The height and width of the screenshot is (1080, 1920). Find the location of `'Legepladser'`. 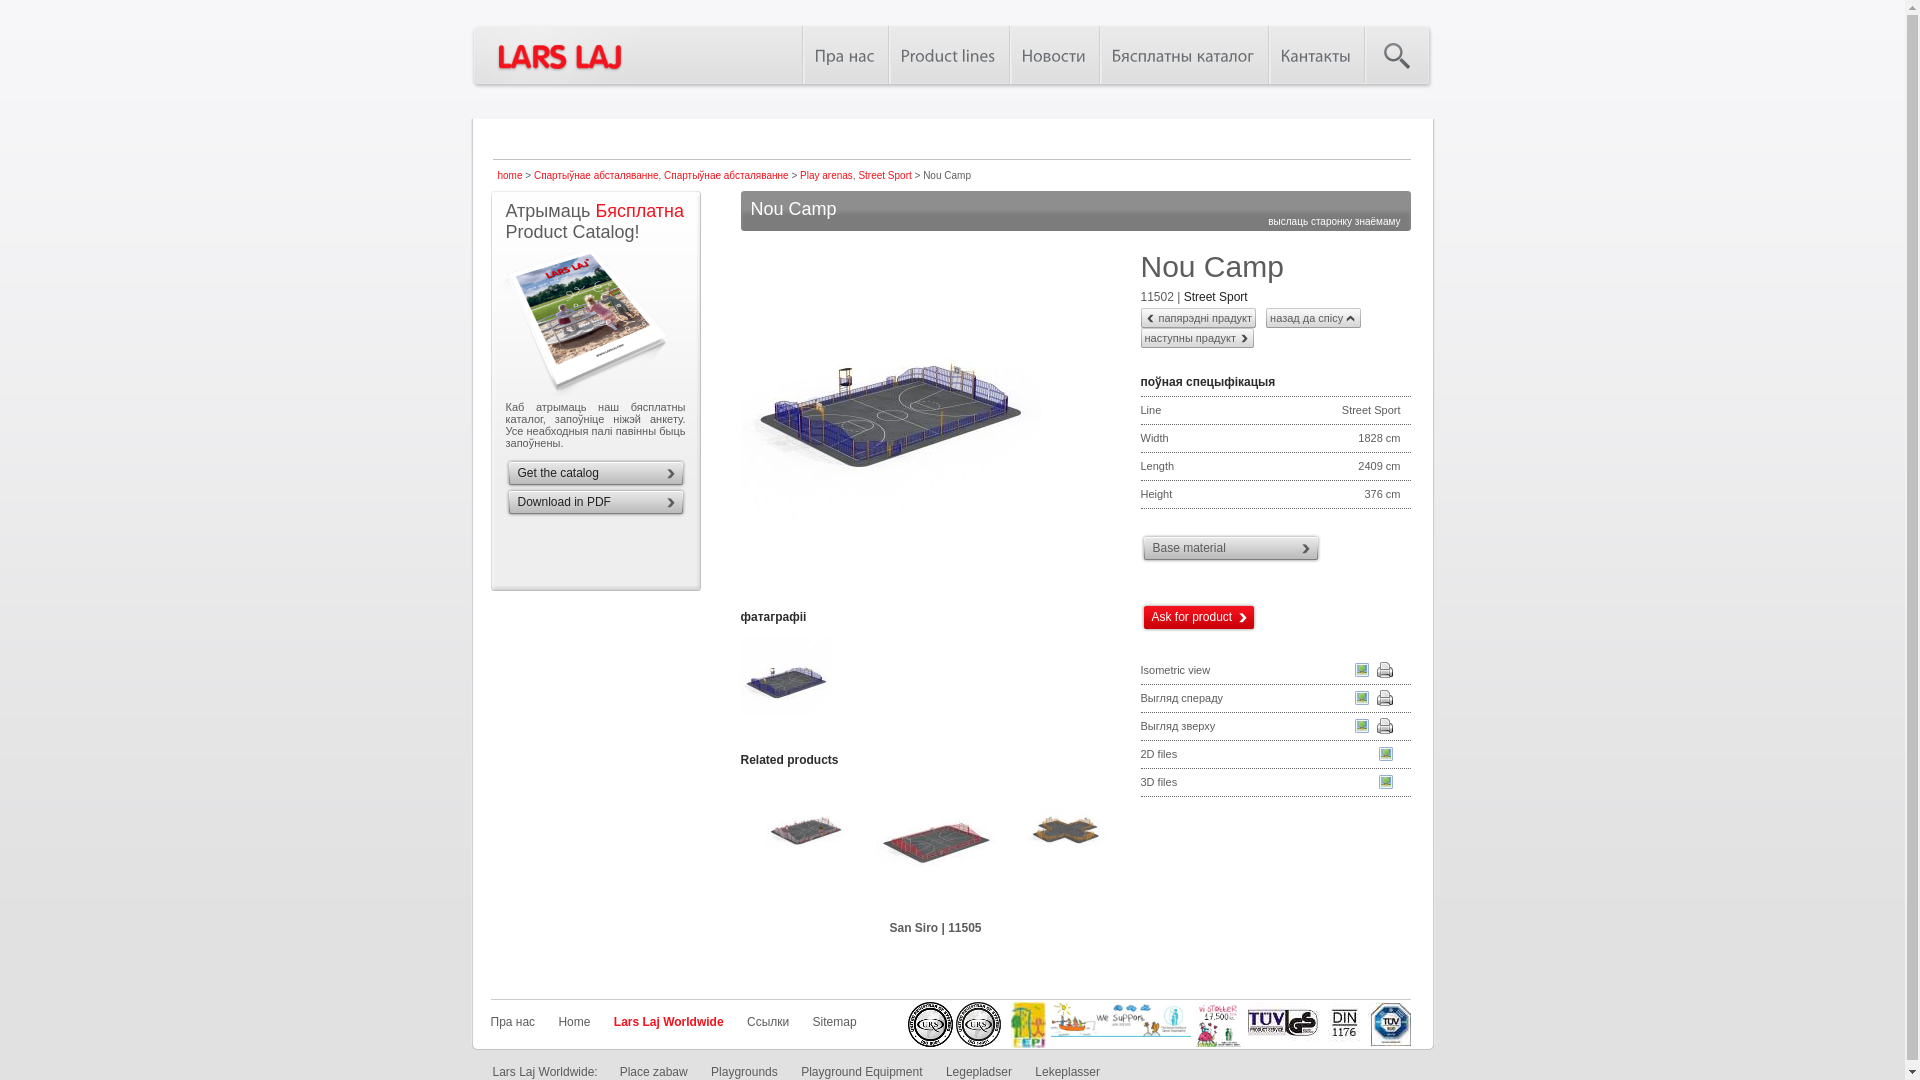

'Legepladser' is located at coordinates (979, 1071).